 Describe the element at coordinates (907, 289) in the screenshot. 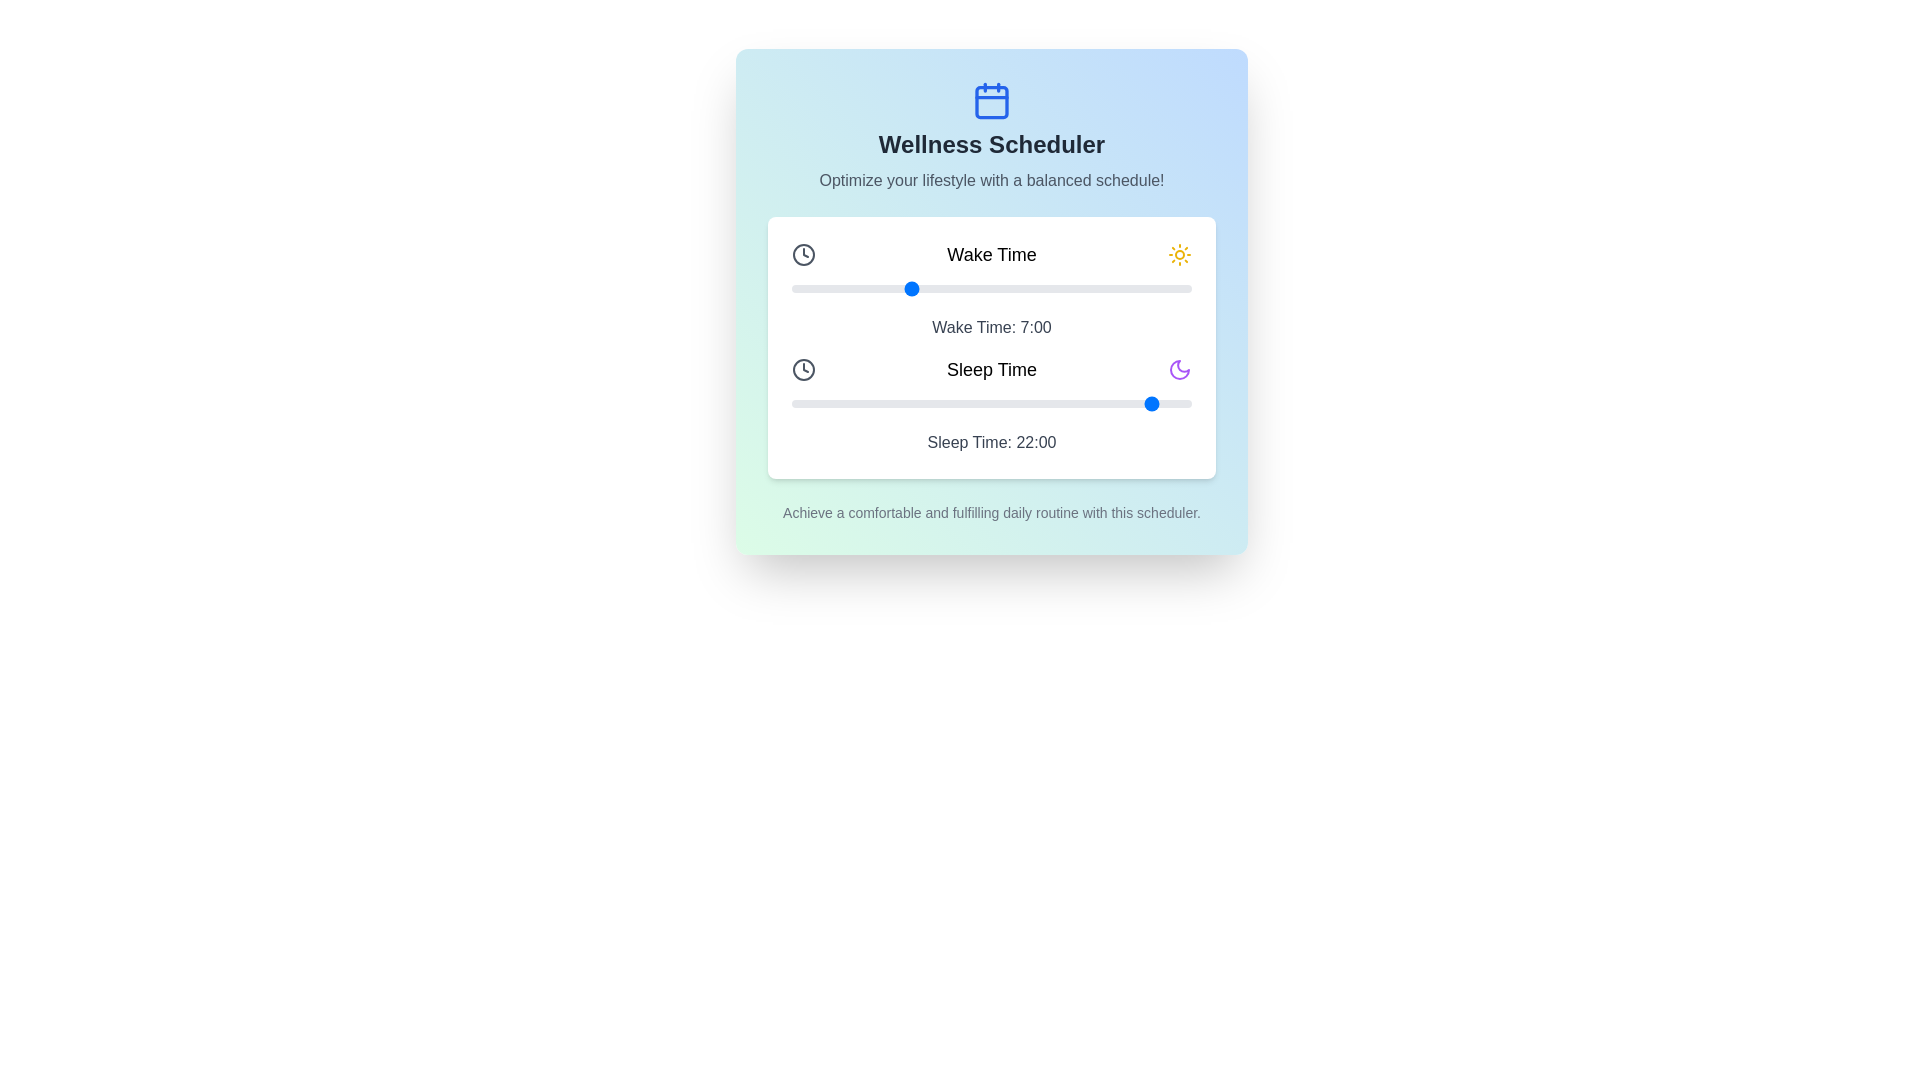

I see `the wake time` at that location.